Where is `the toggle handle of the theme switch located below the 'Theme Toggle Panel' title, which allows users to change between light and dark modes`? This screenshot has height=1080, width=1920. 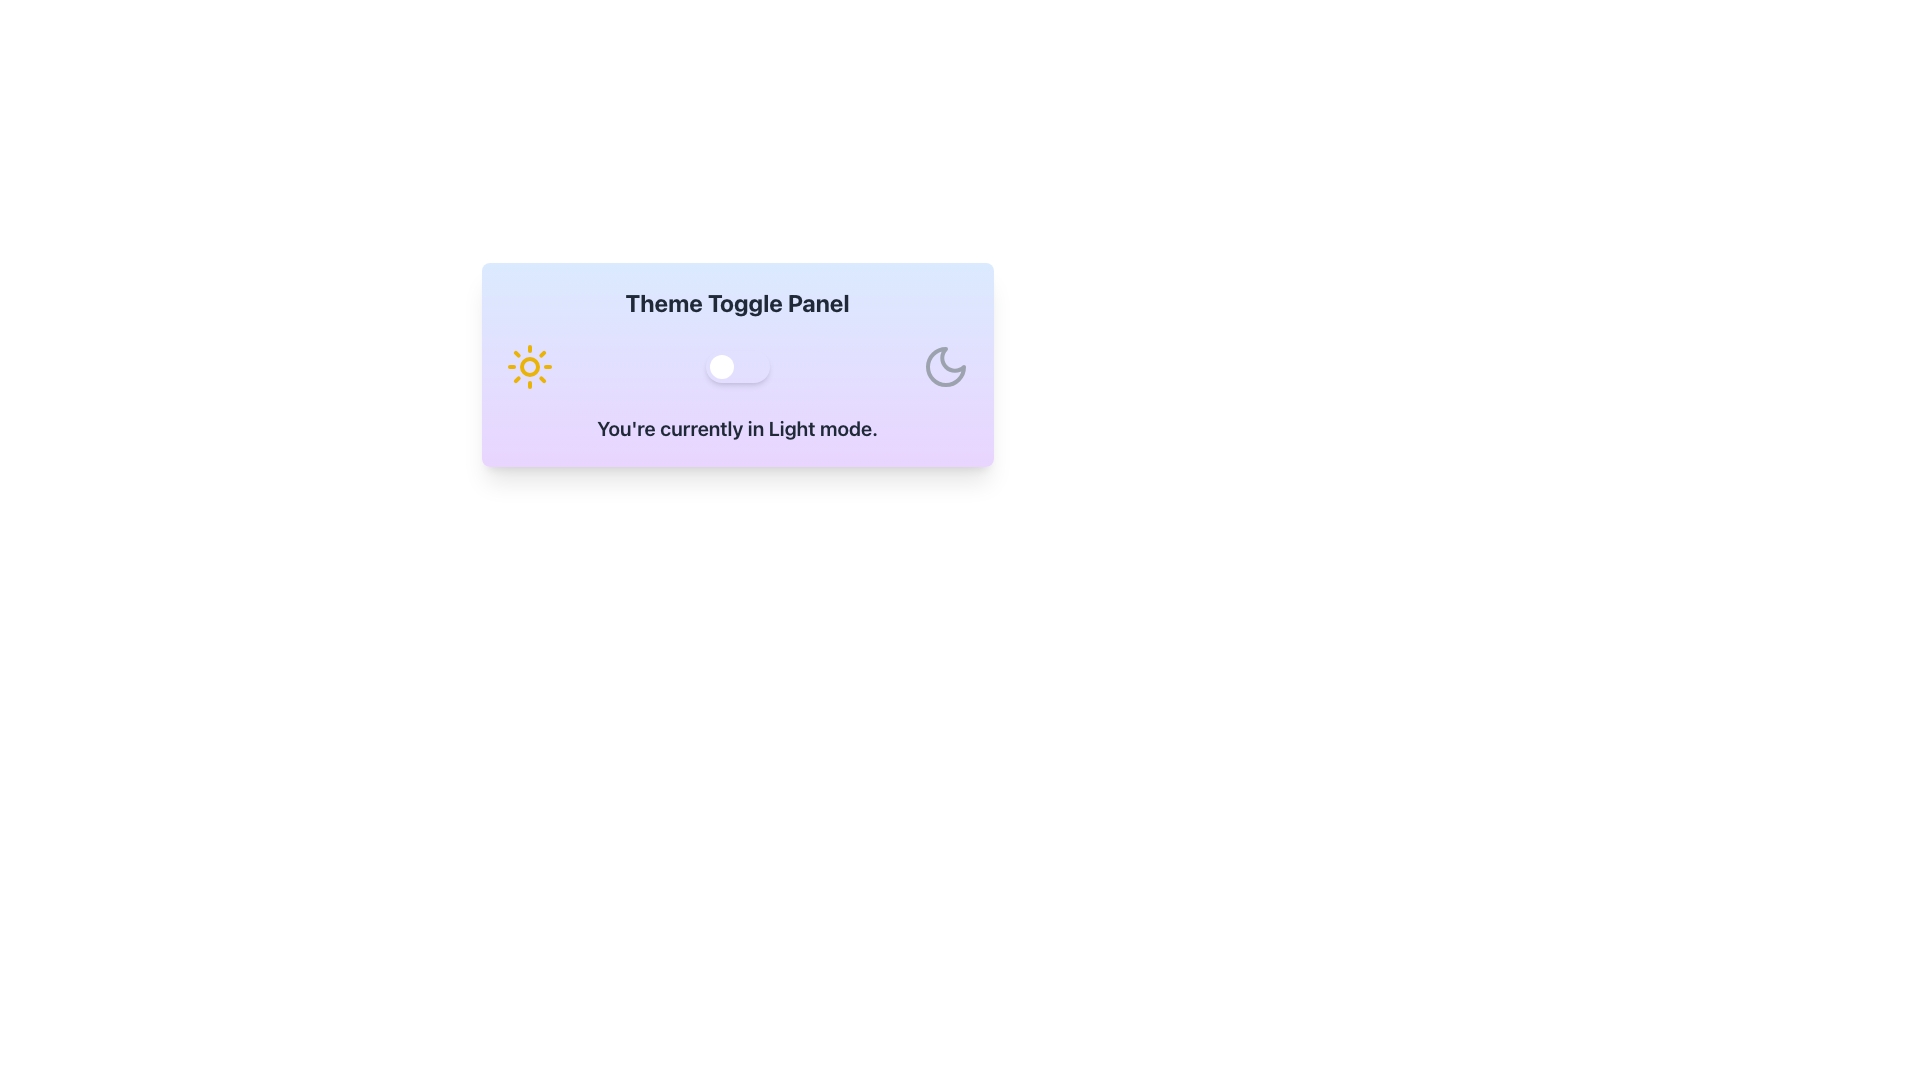
the toggle handle of the theme switch located below the 'Theme Toggle Panel' title, which allows users to change between light and dark modes is located at coordinates (720, 366).